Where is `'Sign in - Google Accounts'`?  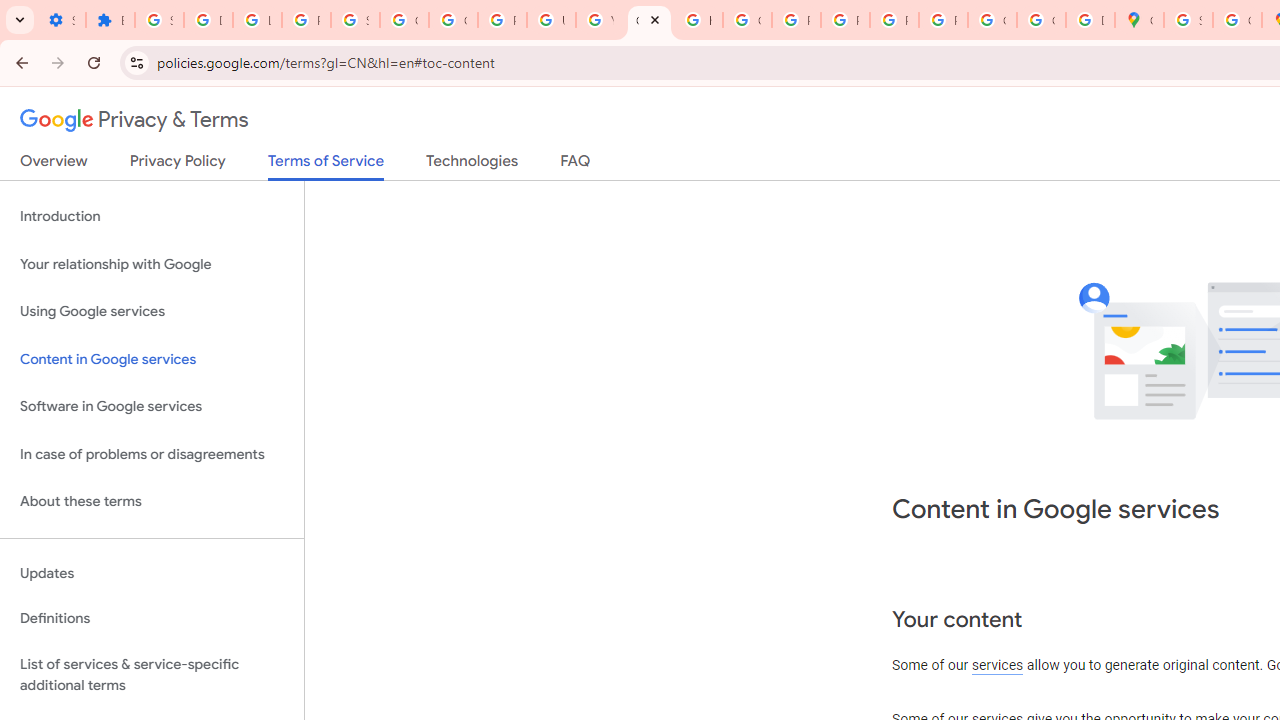
'Sign in - Google Accounts' is located at coordinates (158, 20).